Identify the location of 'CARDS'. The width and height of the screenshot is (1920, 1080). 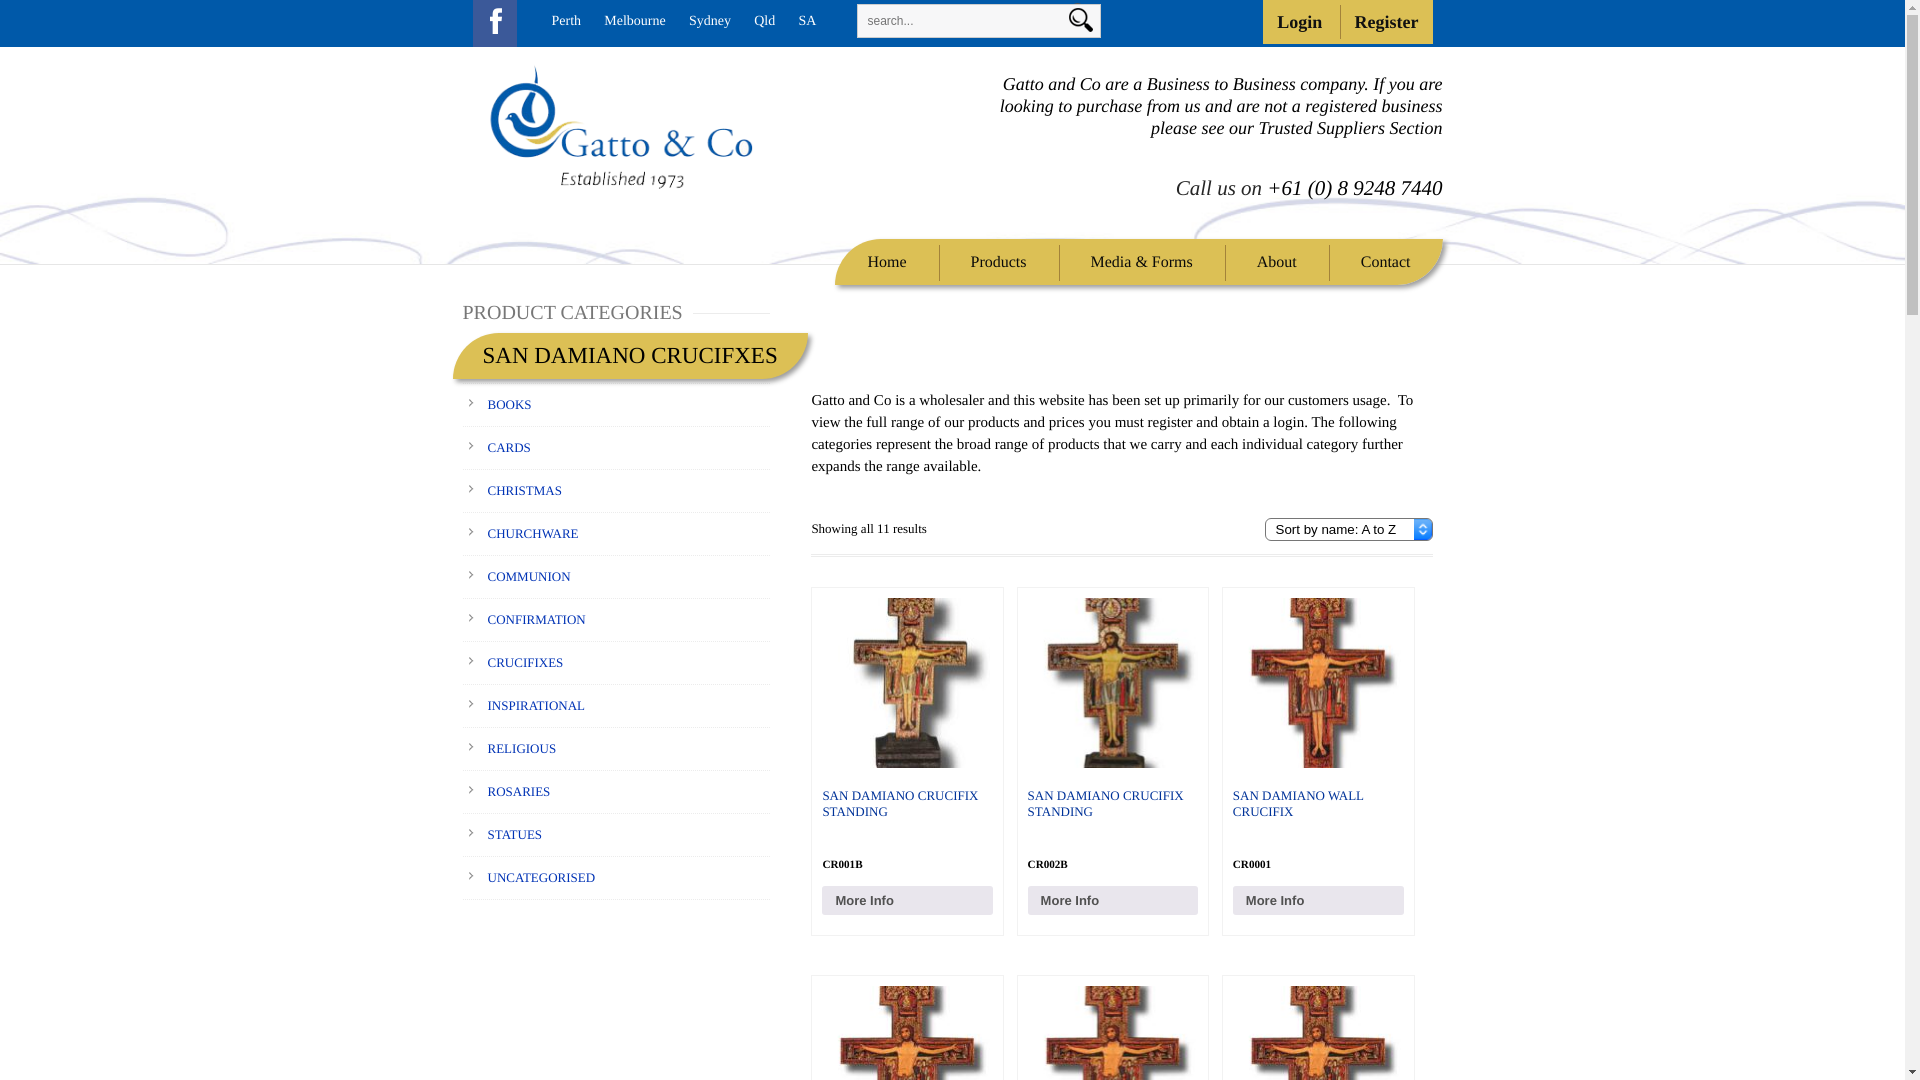
(509, 446).